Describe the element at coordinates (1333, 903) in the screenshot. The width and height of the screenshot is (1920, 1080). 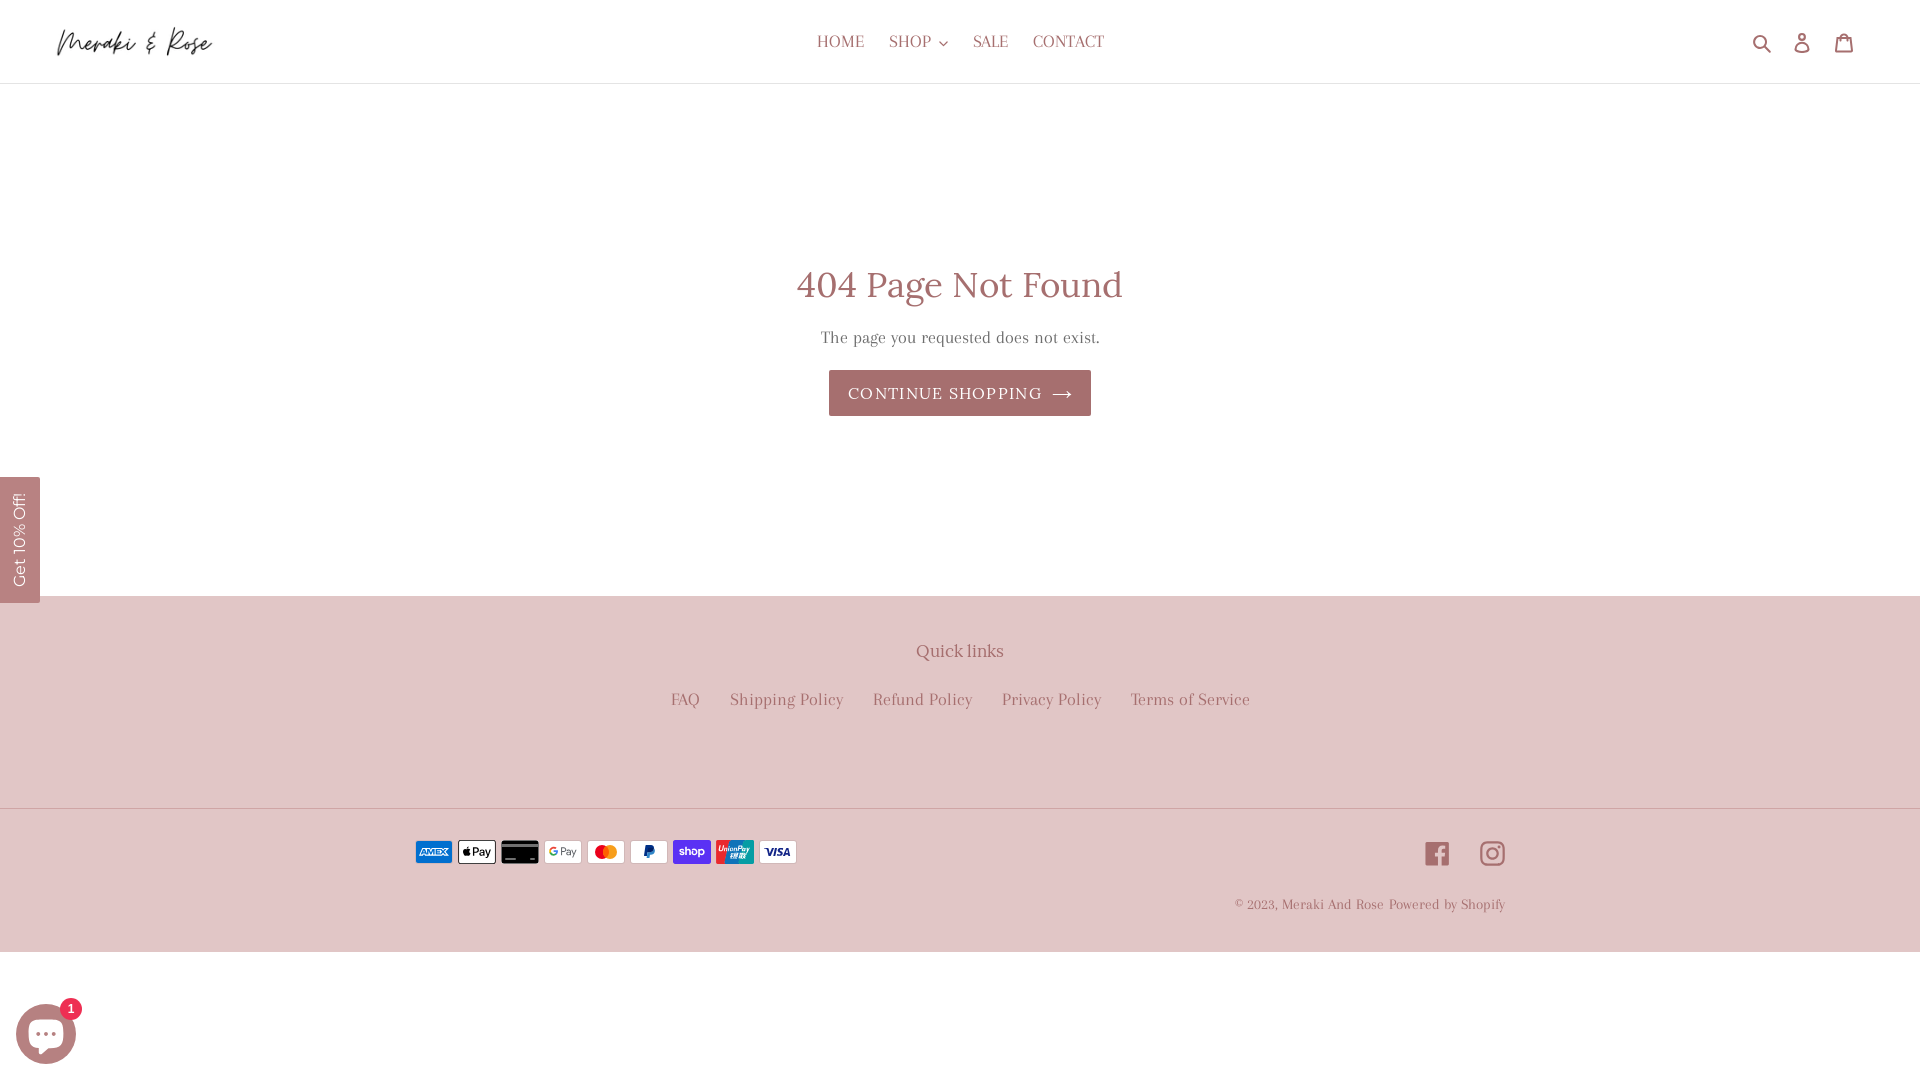
I see `'Meraki And Rose'` at that location.